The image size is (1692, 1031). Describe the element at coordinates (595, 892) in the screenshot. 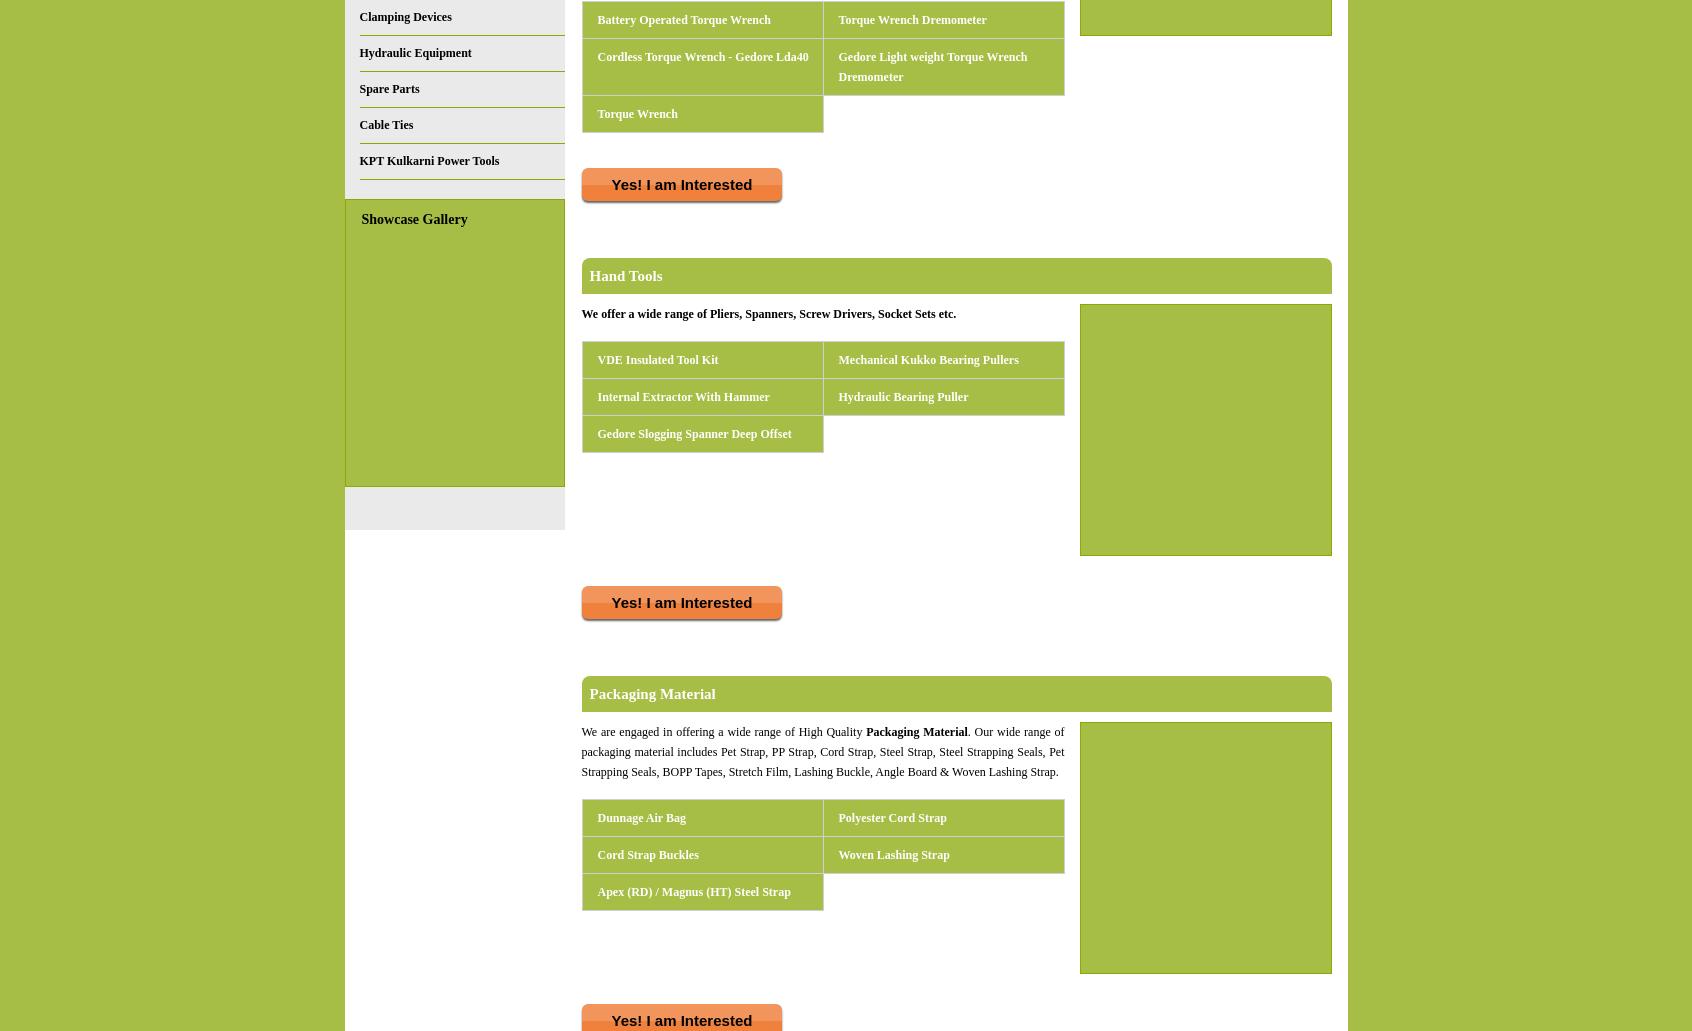

I see `'Apex (RD) / Magnus (HT) Steel Strap'` at that location.